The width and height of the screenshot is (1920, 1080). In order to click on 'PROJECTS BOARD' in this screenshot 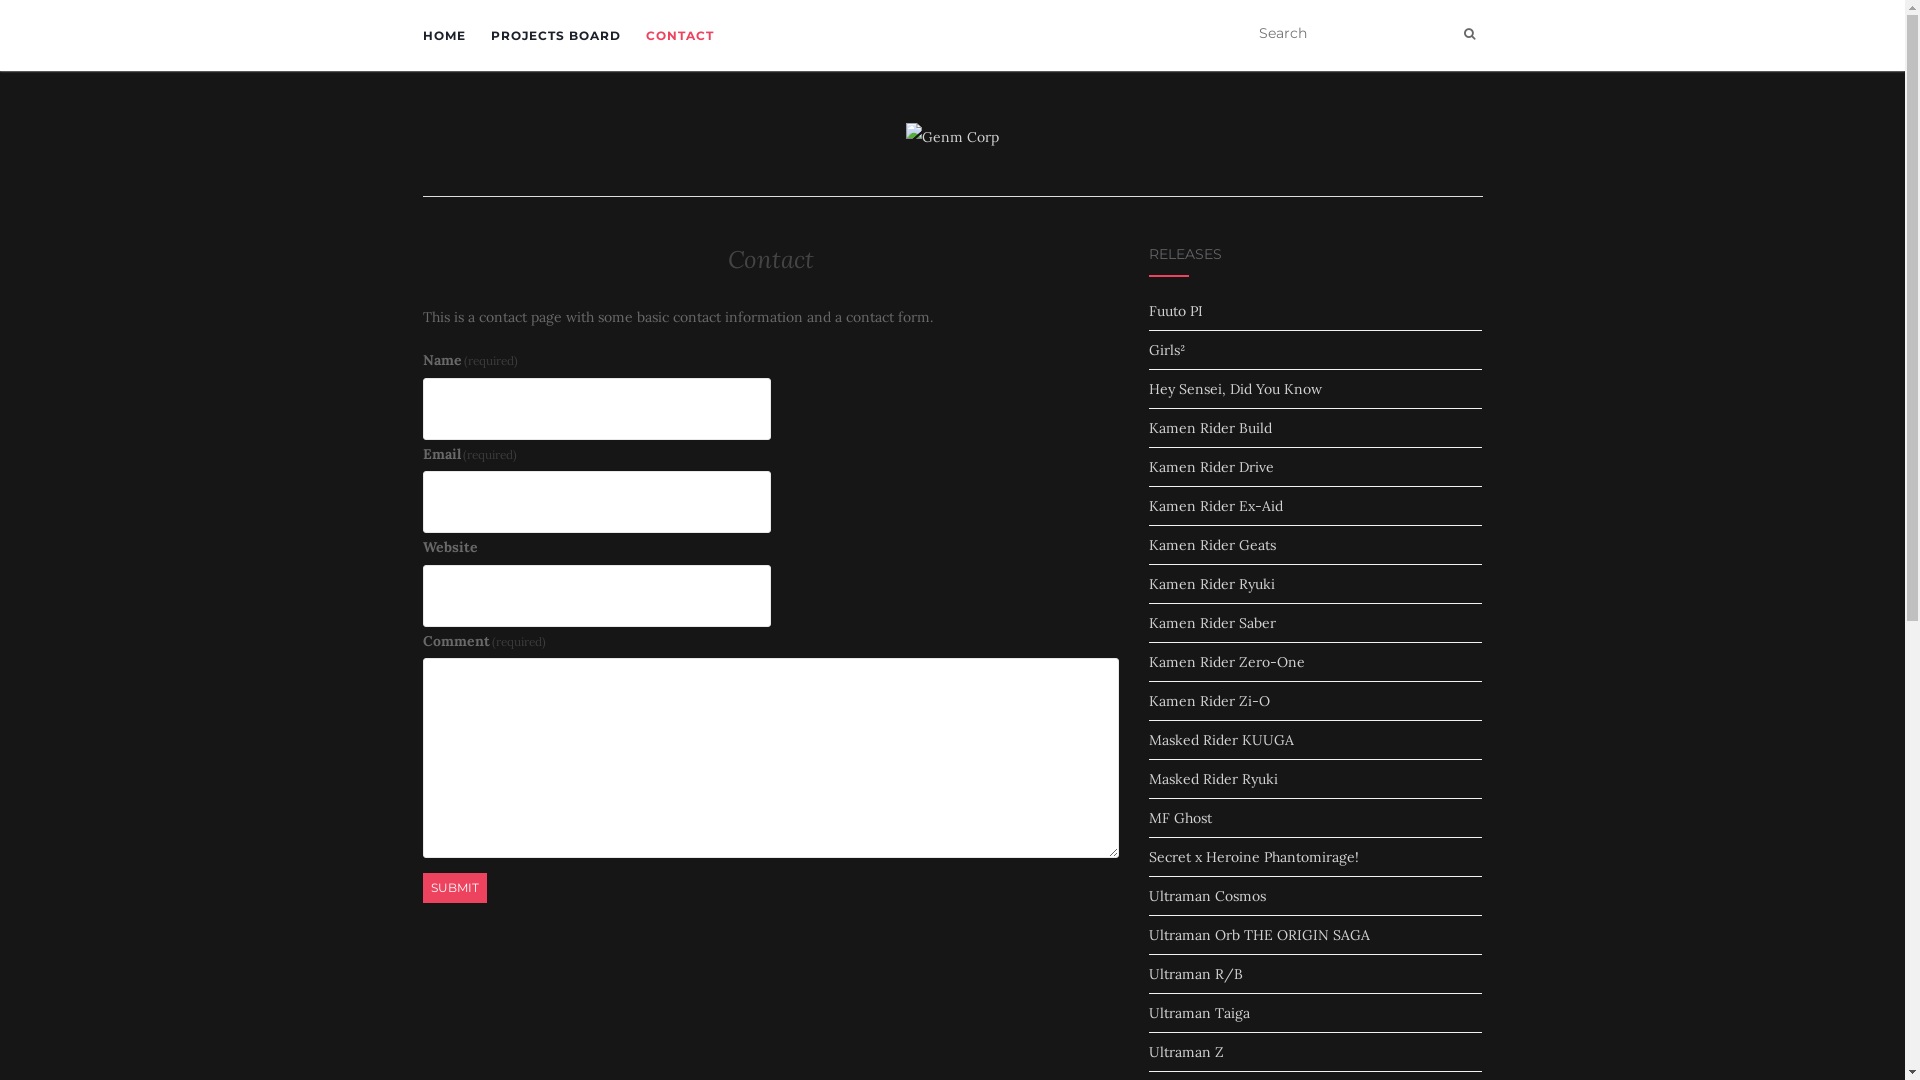, I will do `click(555, 35)`.